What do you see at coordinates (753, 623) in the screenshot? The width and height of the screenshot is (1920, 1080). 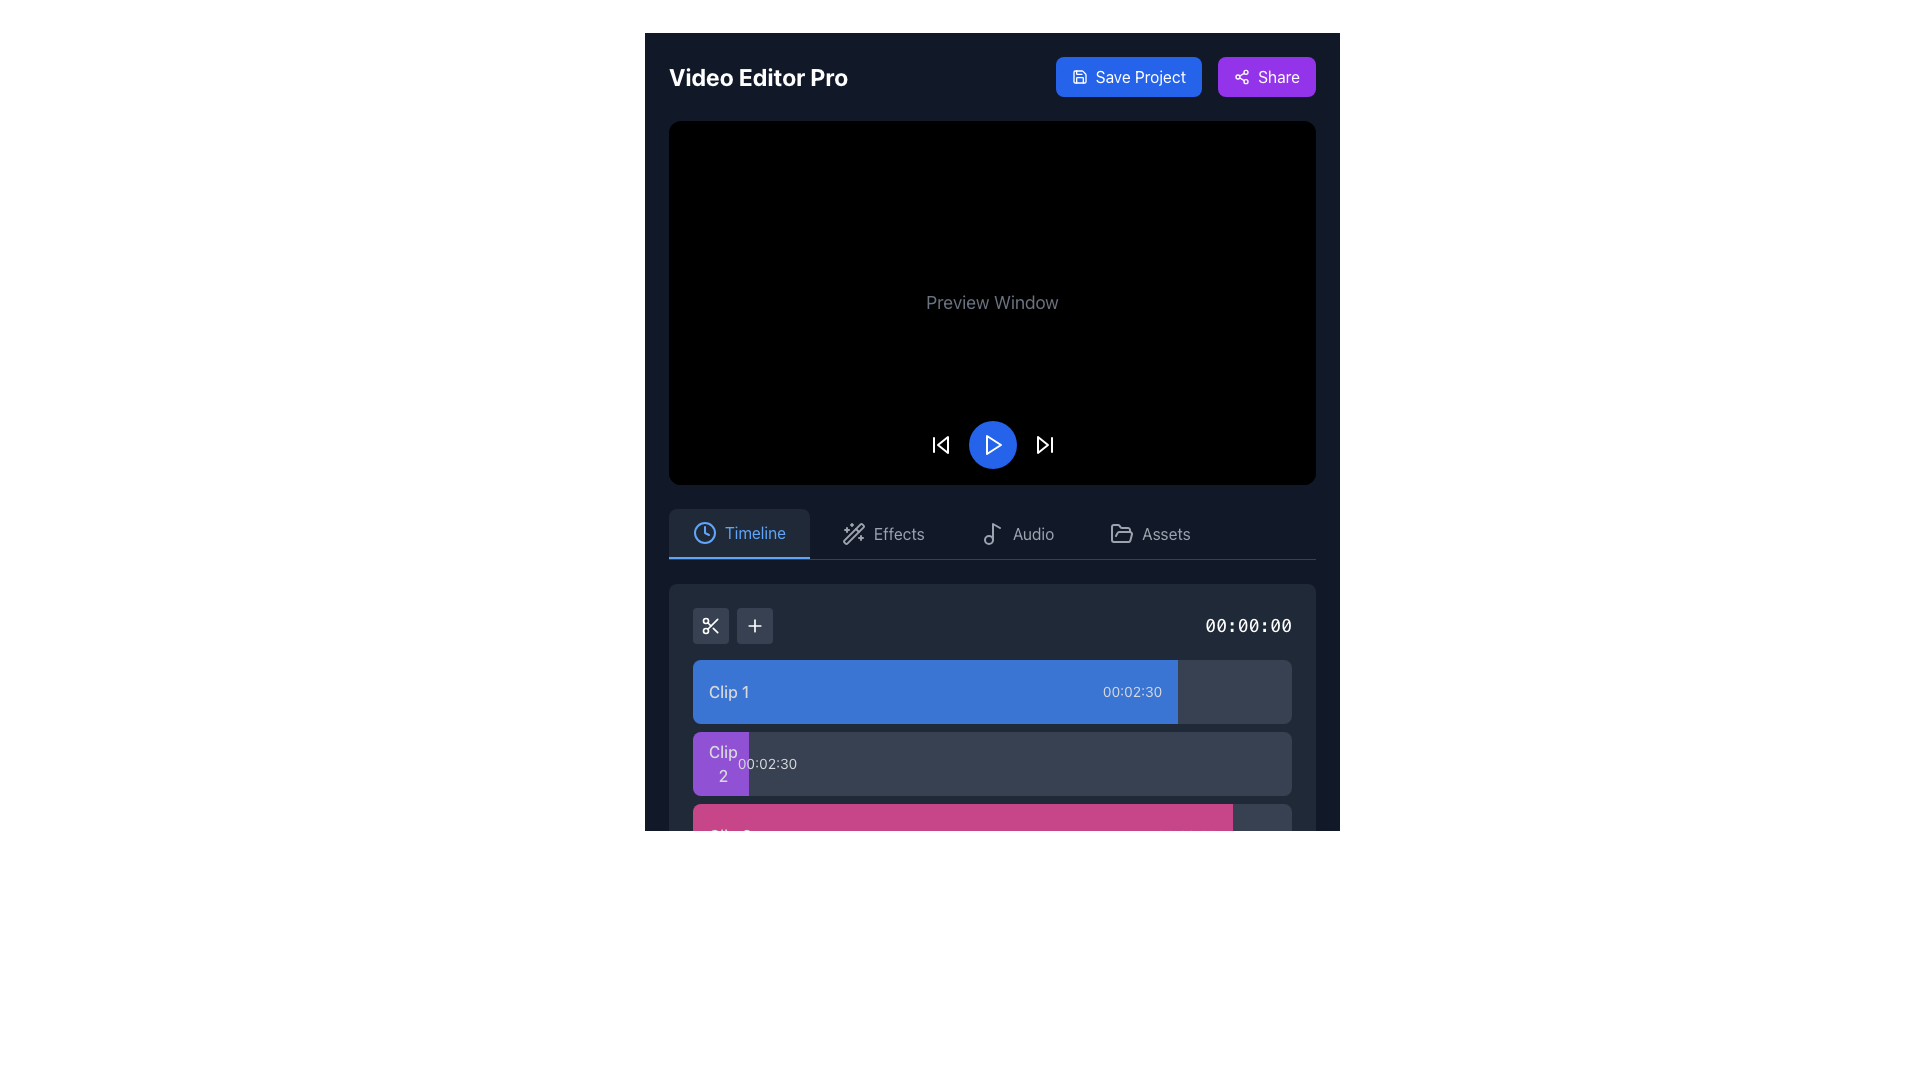 I see `the button located near the top-left of the timeline panel` at bounding box center [753, 623].